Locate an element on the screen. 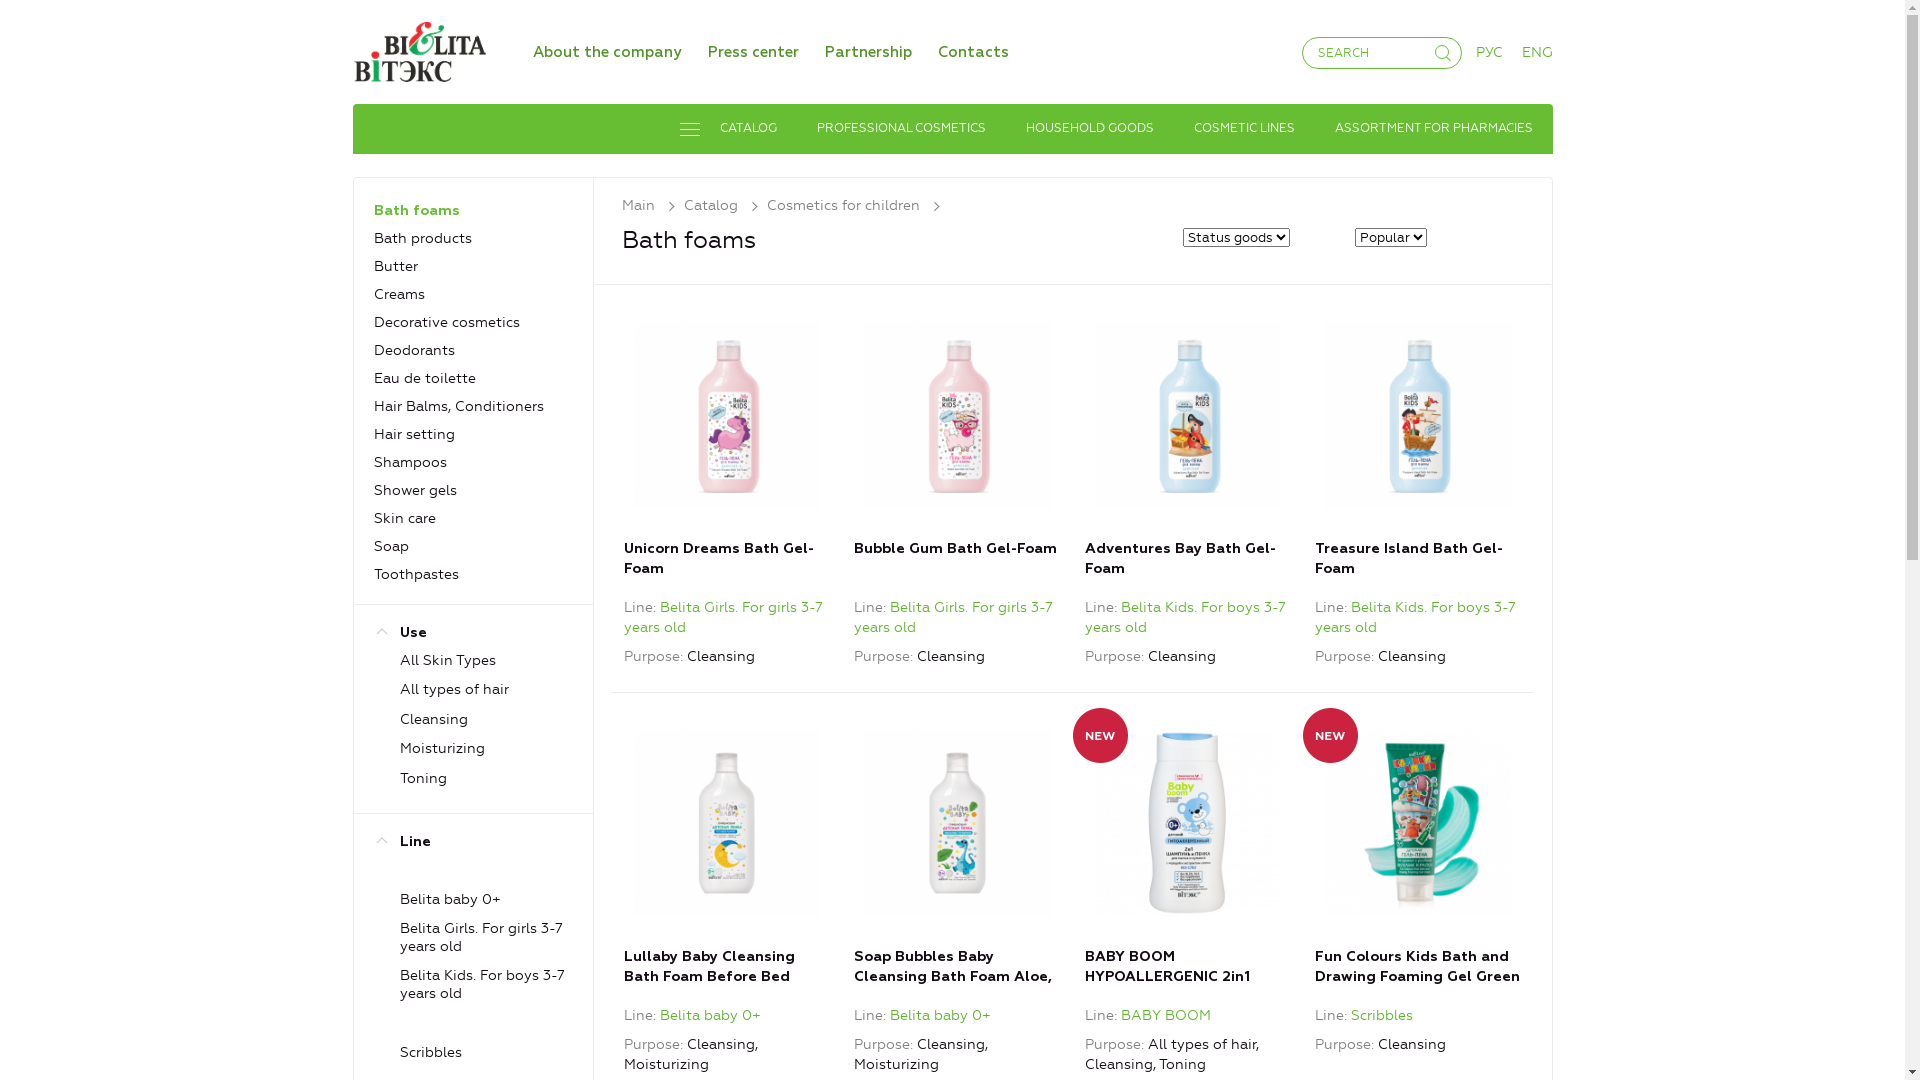 The image size is (1920, 1080). 'Bath products' is located at coordinates (421, 237).